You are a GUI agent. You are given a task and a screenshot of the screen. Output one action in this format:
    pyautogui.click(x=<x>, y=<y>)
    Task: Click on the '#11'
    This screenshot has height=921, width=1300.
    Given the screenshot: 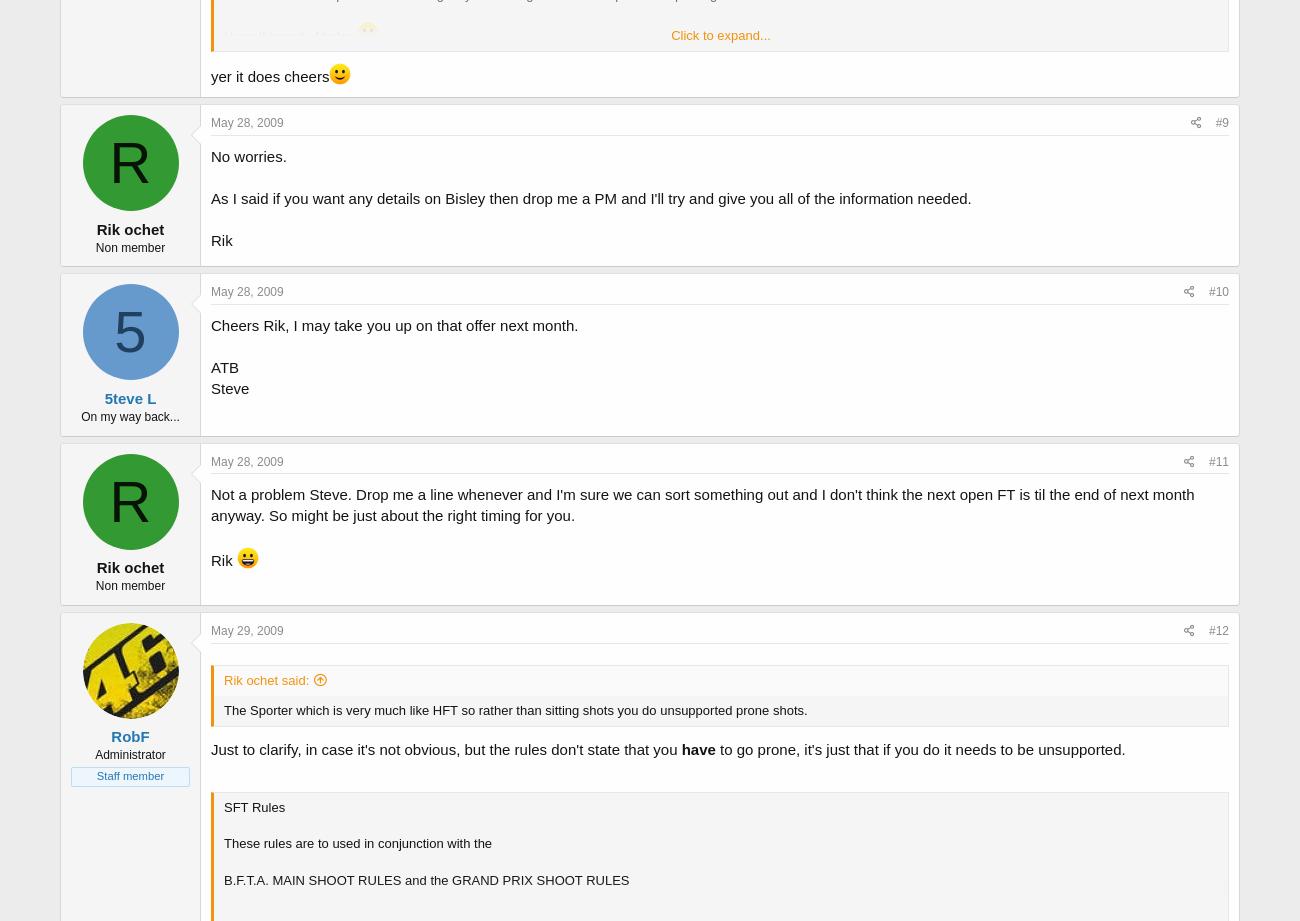 What is the action you would take?
    pyautogui.click(x=1217, y=460)
    